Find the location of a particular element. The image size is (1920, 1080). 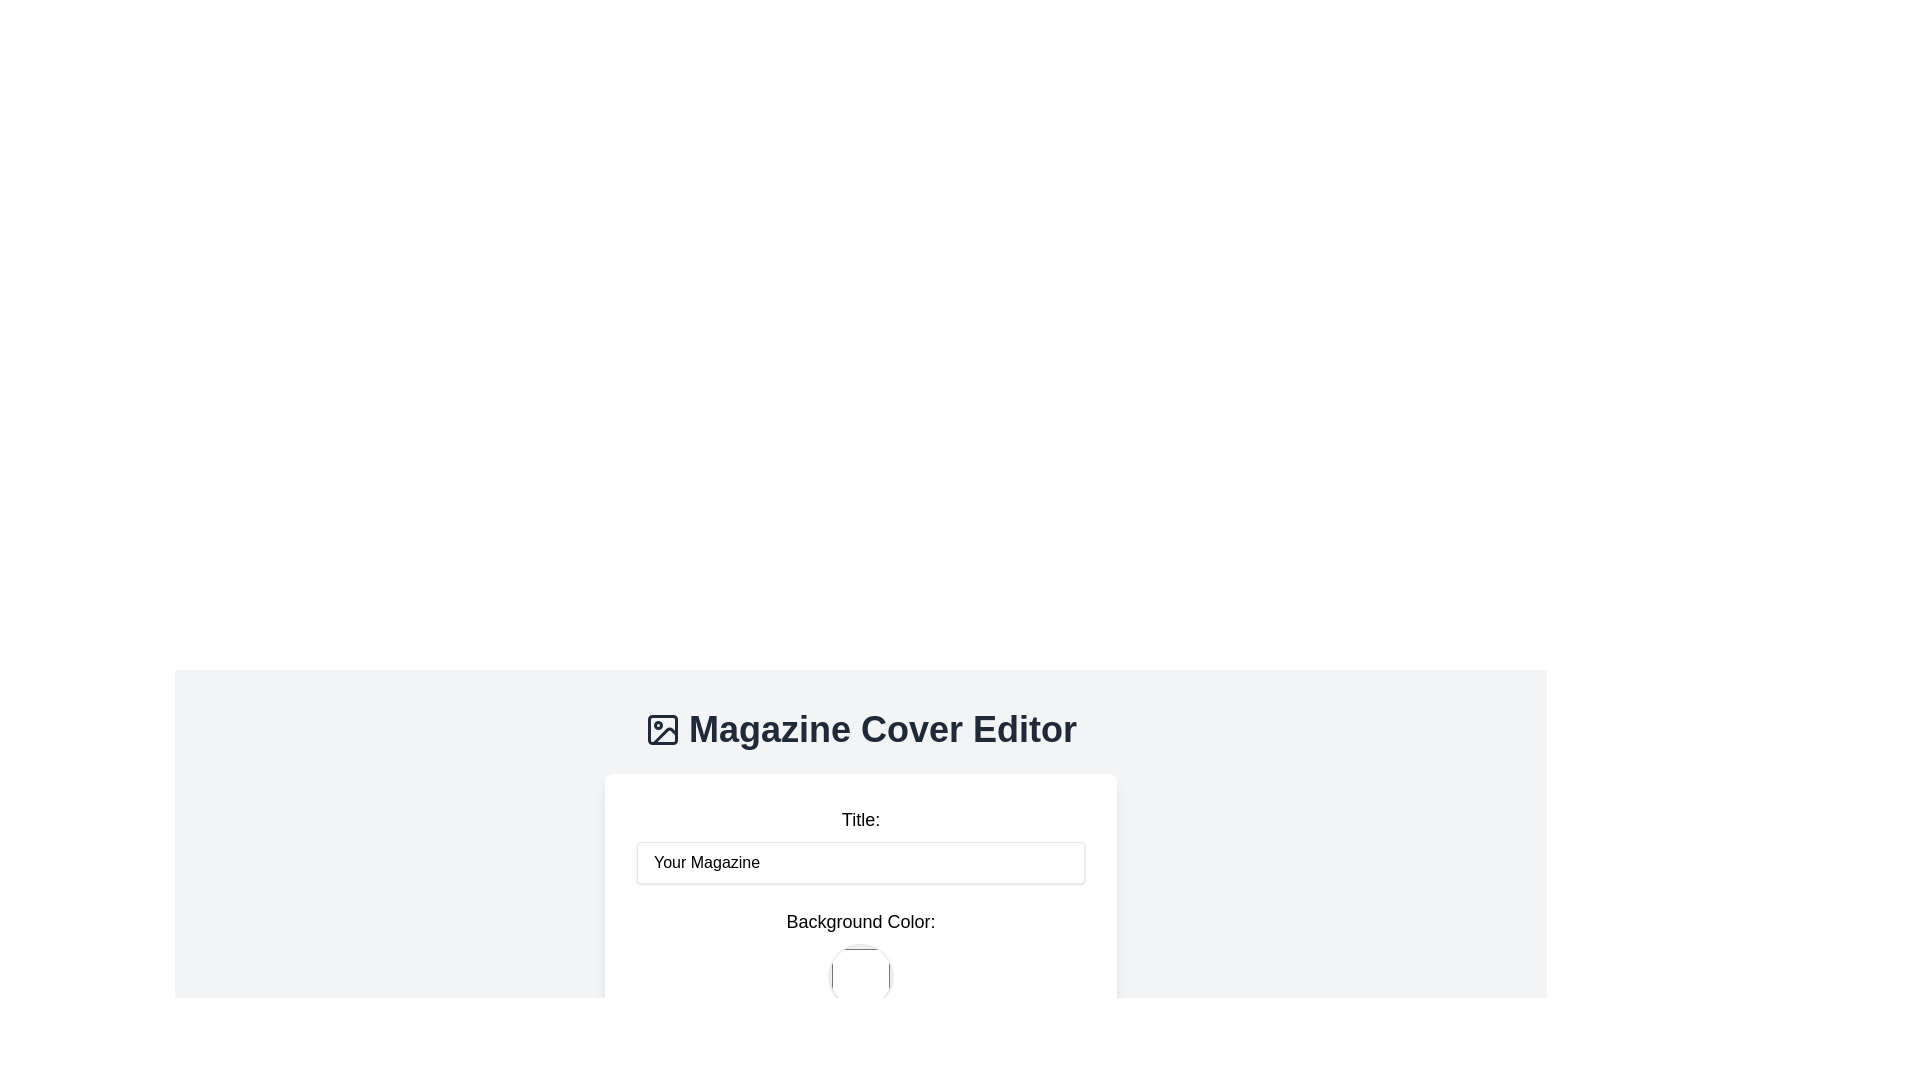

the descriptive text label guiding the user to input the magazine title, which is located at the top-center of the editor interface, above the 'Your Magazine' input field is located at coordinates (860, 820).